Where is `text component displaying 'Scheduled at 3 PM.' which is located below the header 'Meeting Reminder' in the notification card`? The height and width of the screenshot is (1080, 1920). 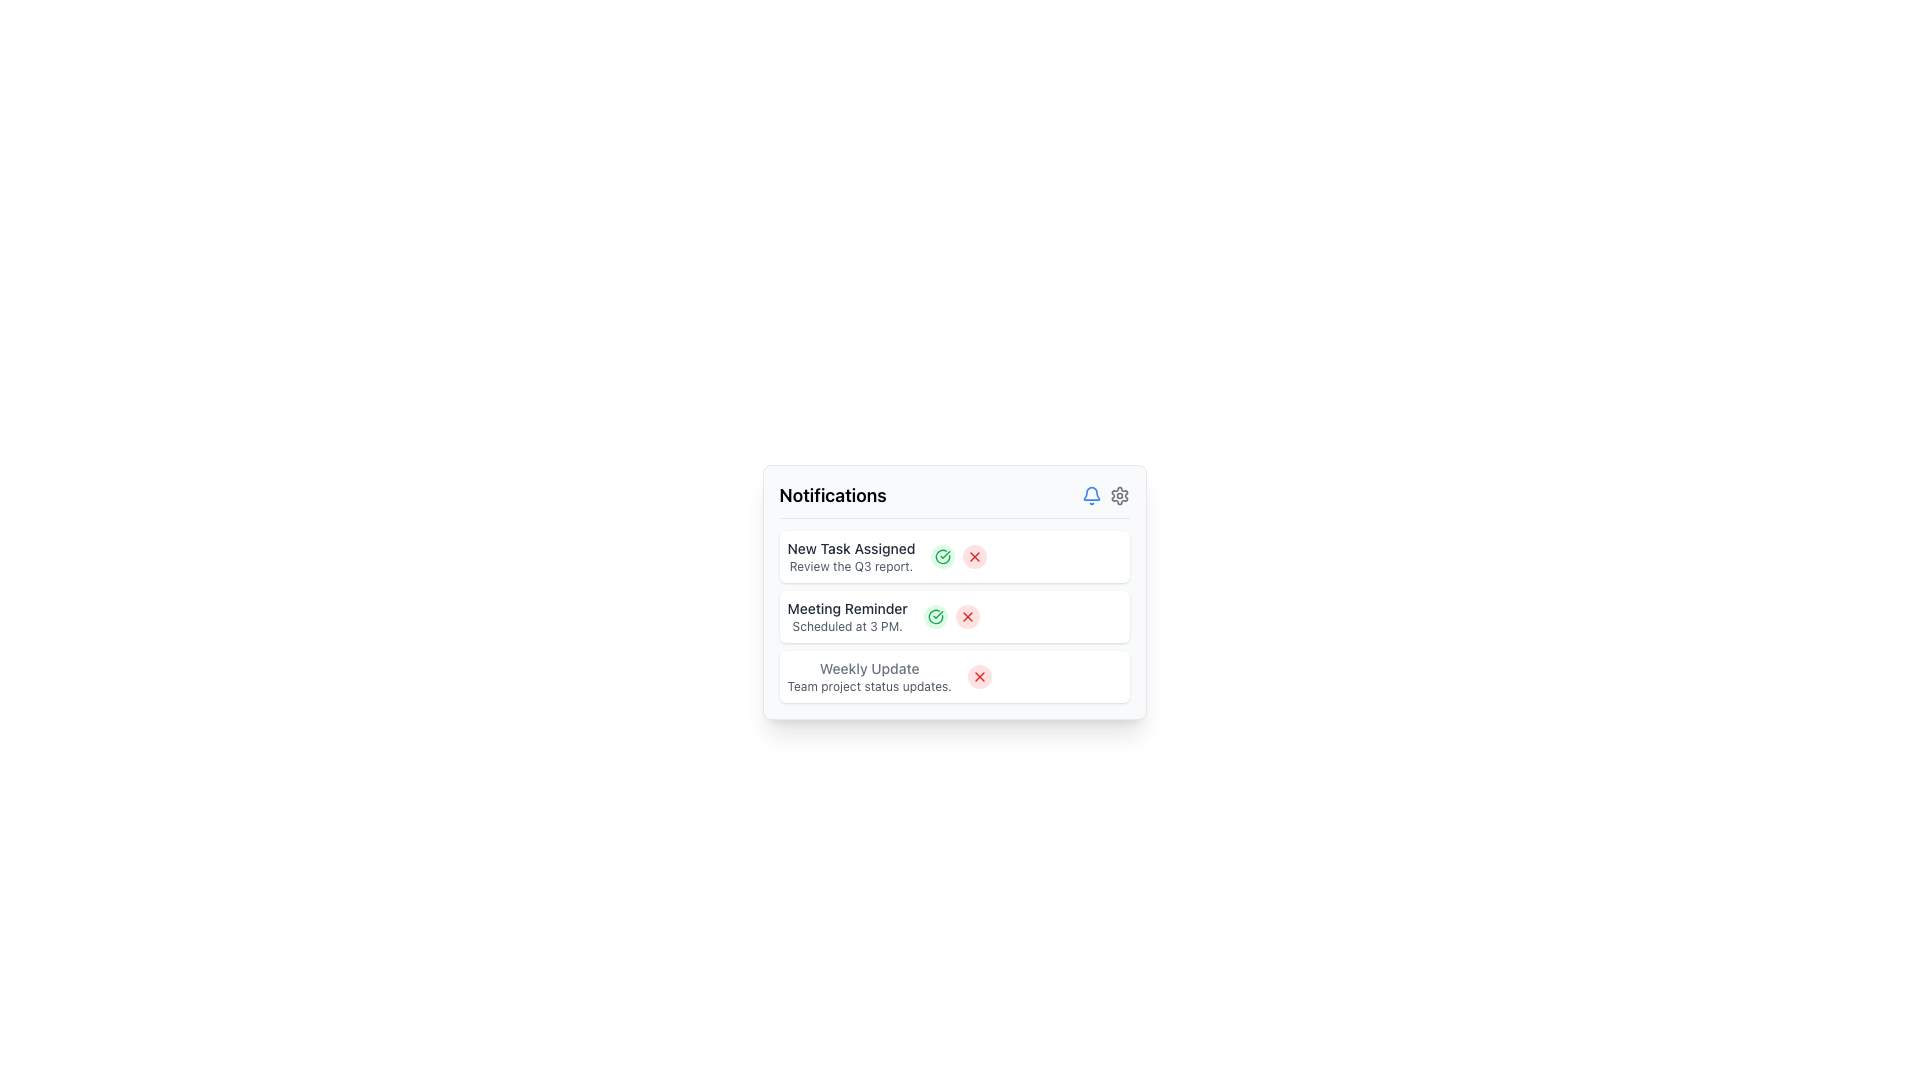
text component displaying 'Scheduled at 3 PM.' which is located below the header 'Meeting Reminder' in the notification card is located at coordinates (847, 626).